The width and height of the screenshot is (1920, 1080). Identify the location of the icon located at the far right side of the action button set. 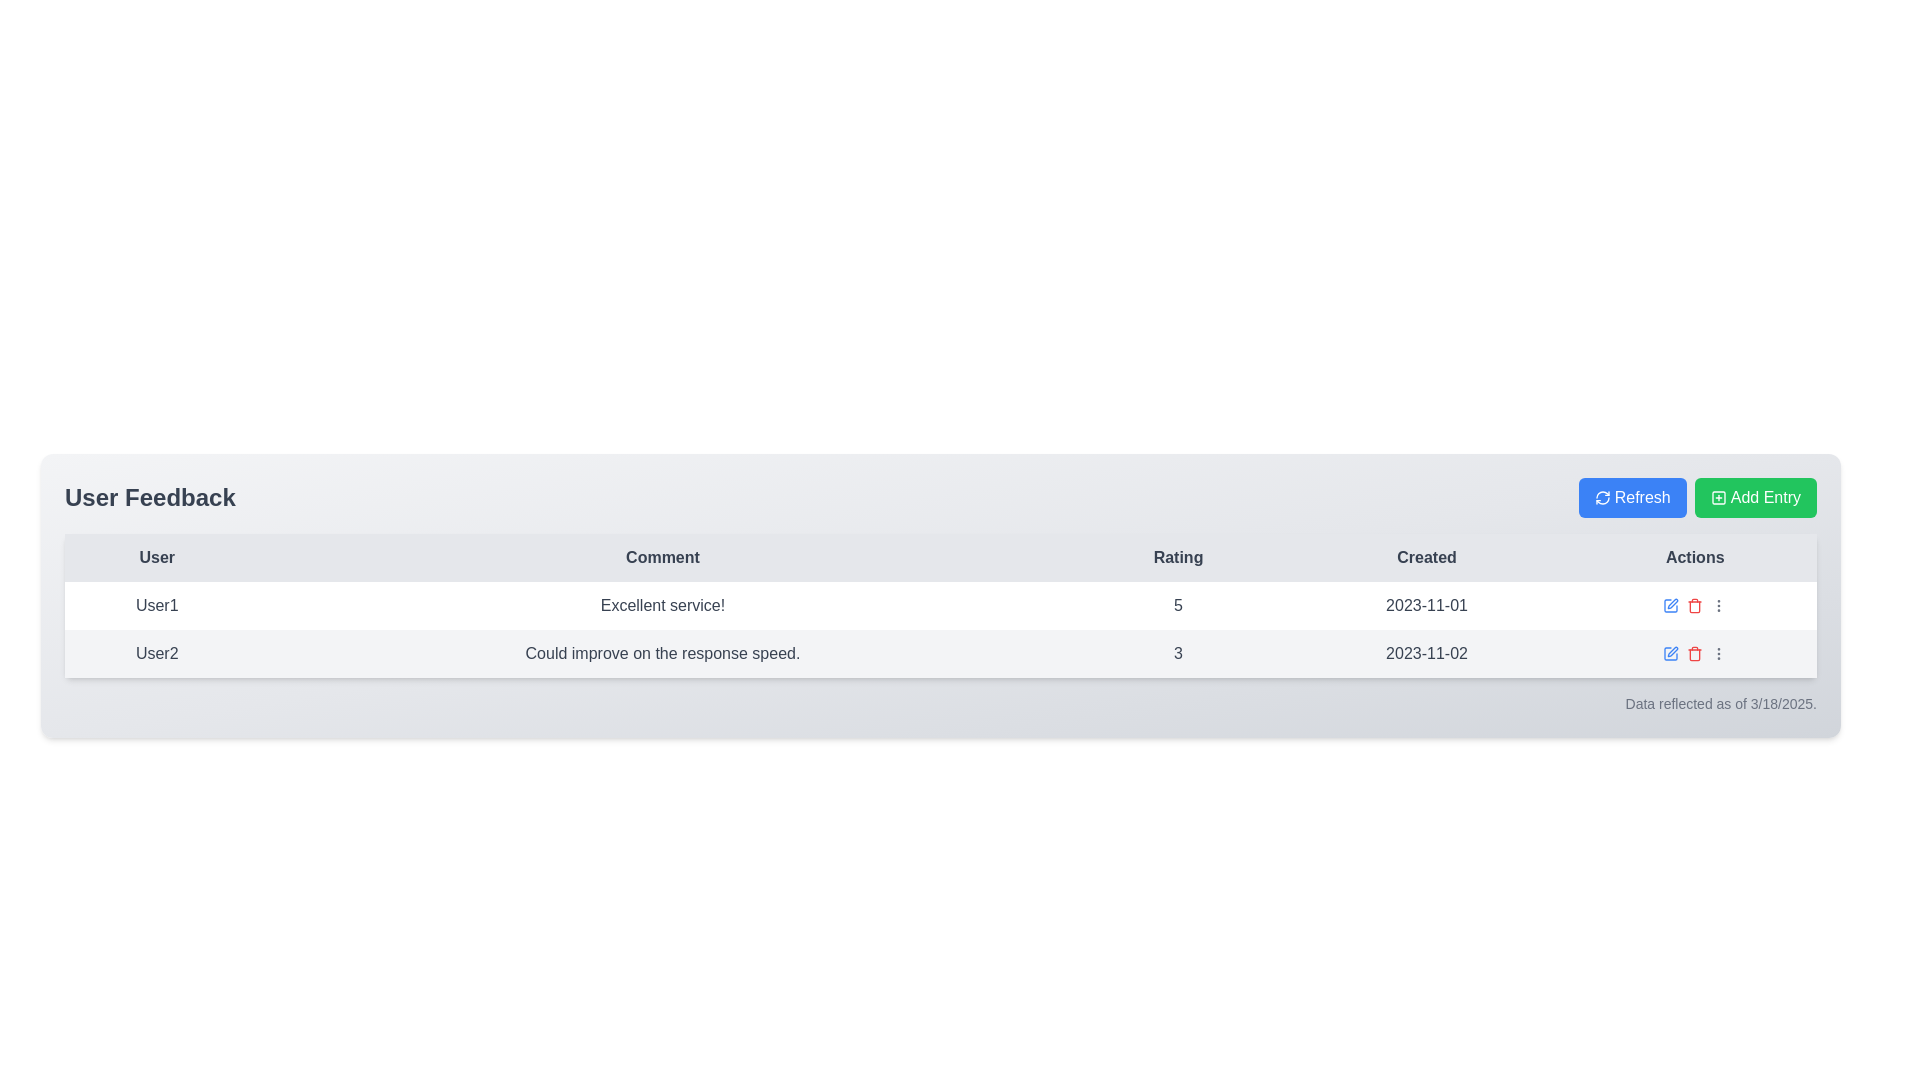
(1717, 604).